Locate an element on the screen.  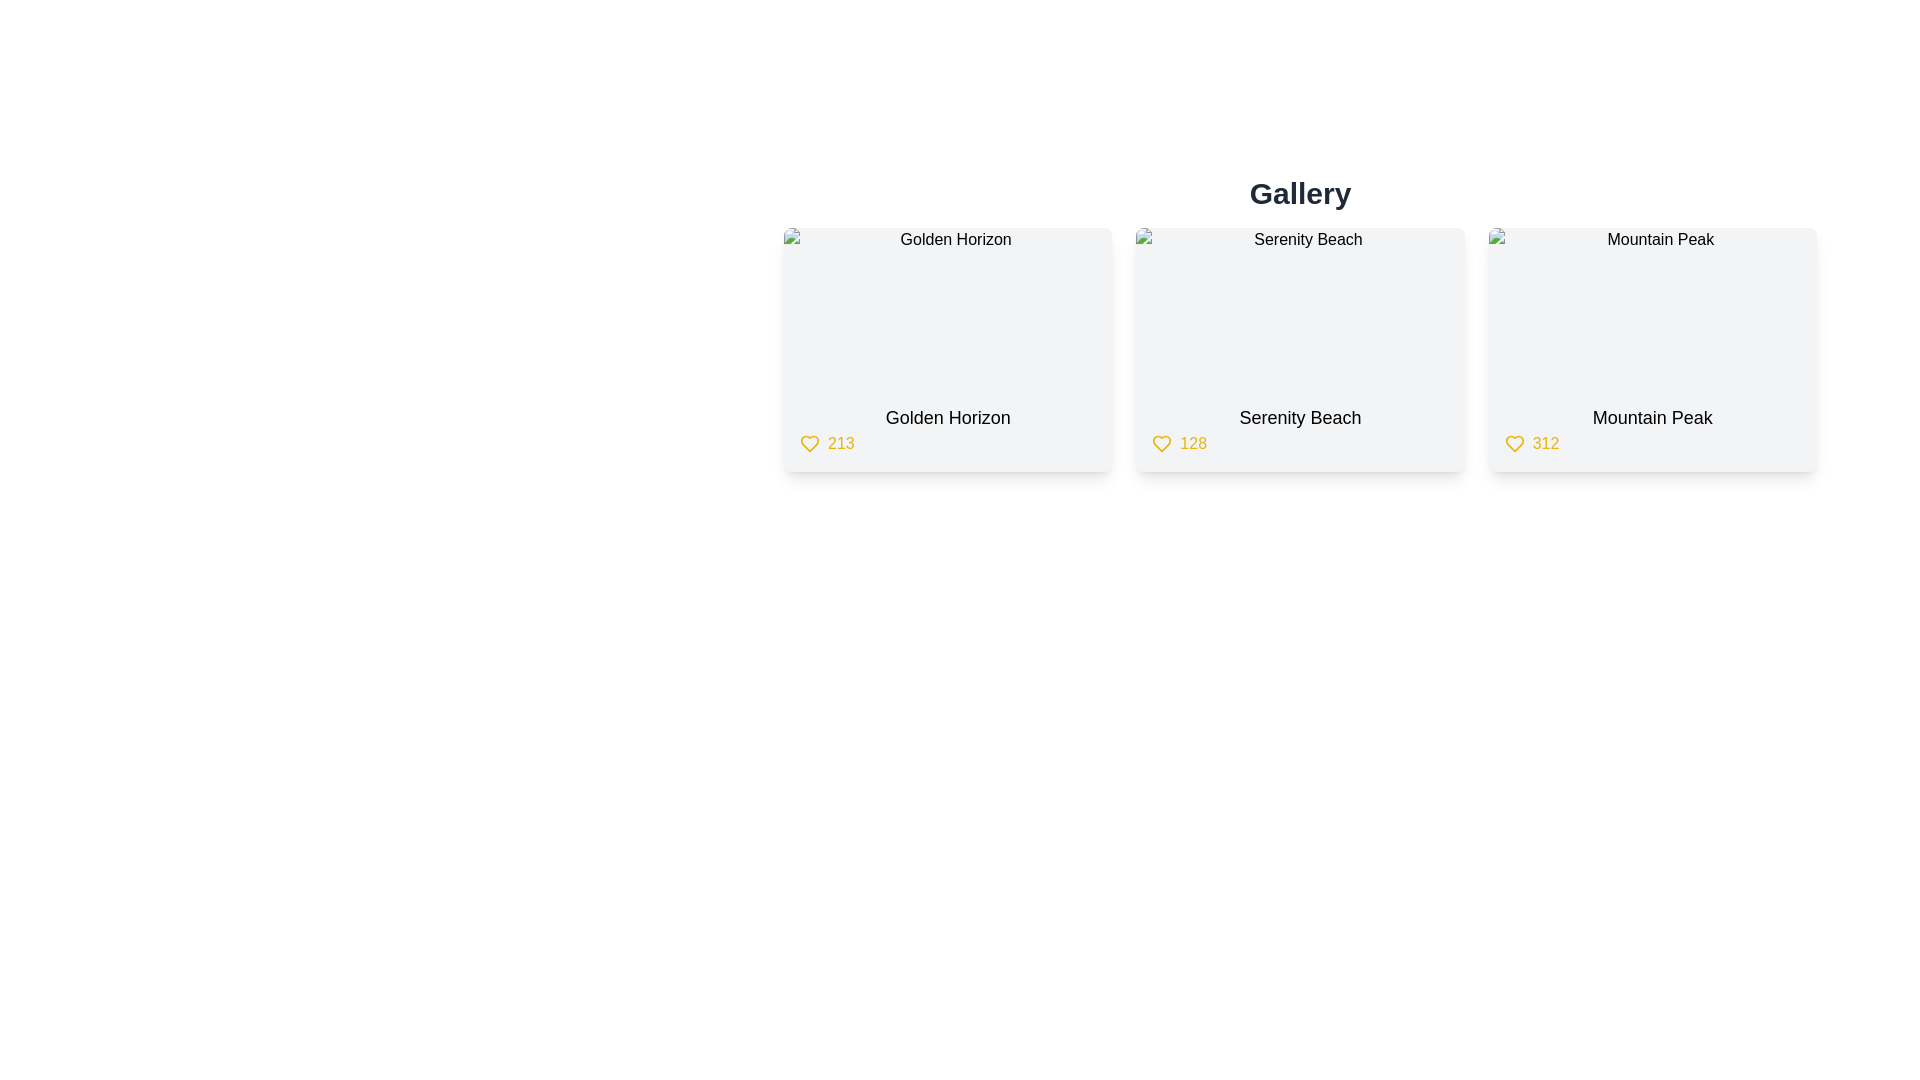
the like count displayed in the heart icon on the 'Serenity Beach' card, which shows a metric of '128' is located at coordinates (1300, 442).